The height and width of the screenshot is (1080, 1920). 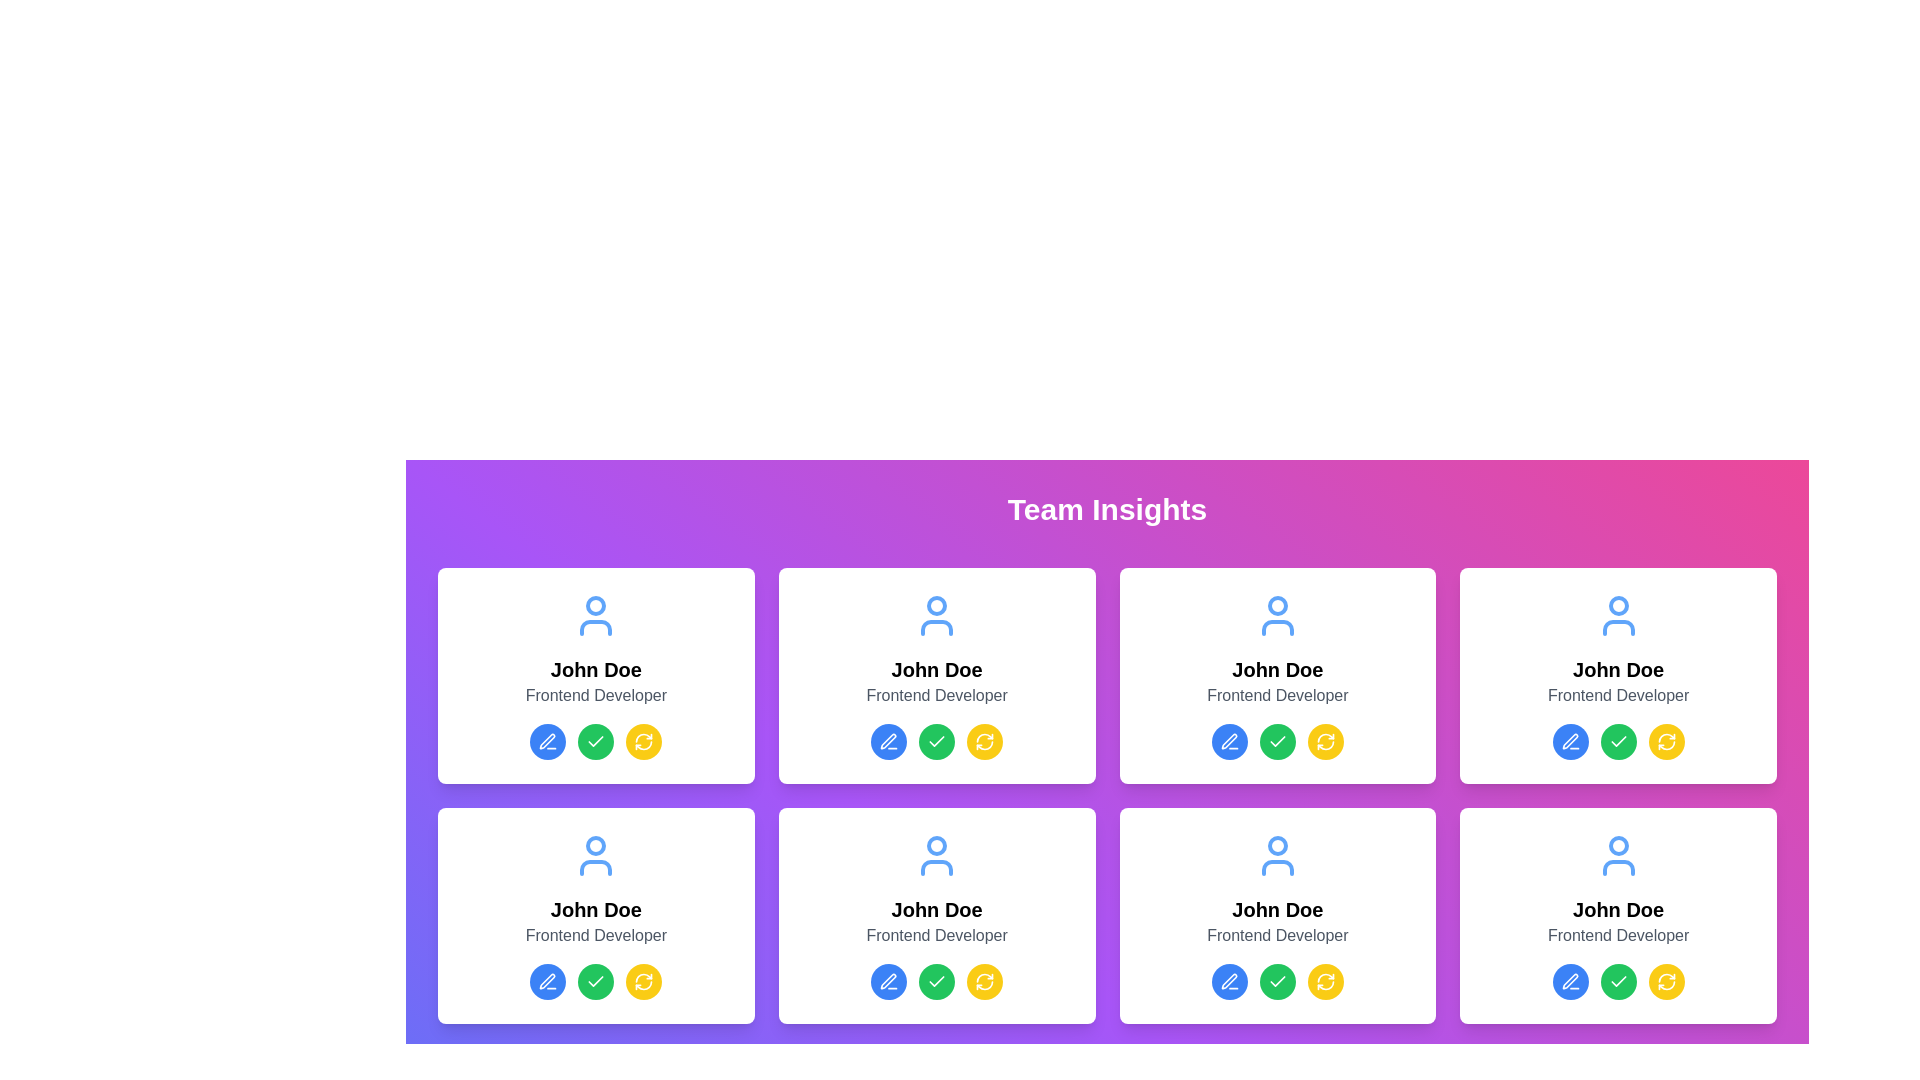 I want to click on the checkmark icon located in the bottom-right card of the grid layout to approve or confirm the associated action, so click(x=1276, y=981).